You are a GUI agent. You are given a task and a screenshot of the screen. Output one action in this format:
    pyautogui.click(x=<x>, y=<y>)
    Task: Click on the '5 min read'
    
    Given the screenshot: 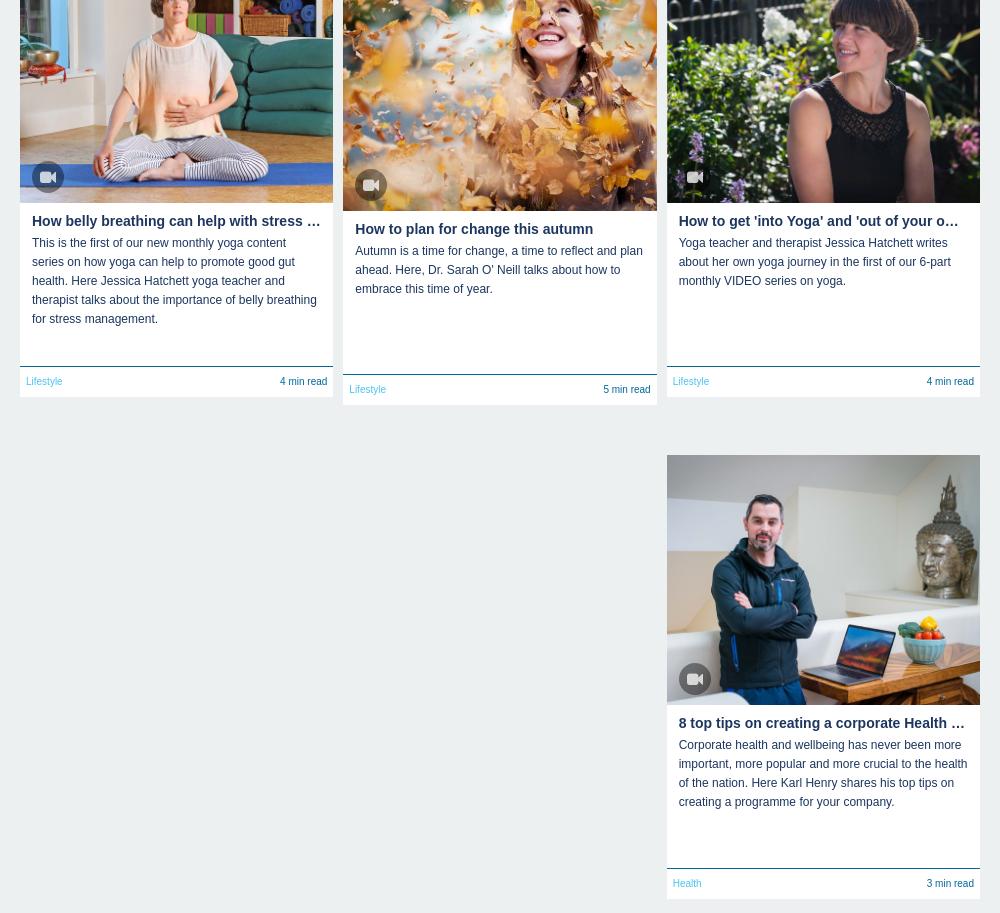 What is the action you would take?
    pyautogui.click(x=626, y=387)
    